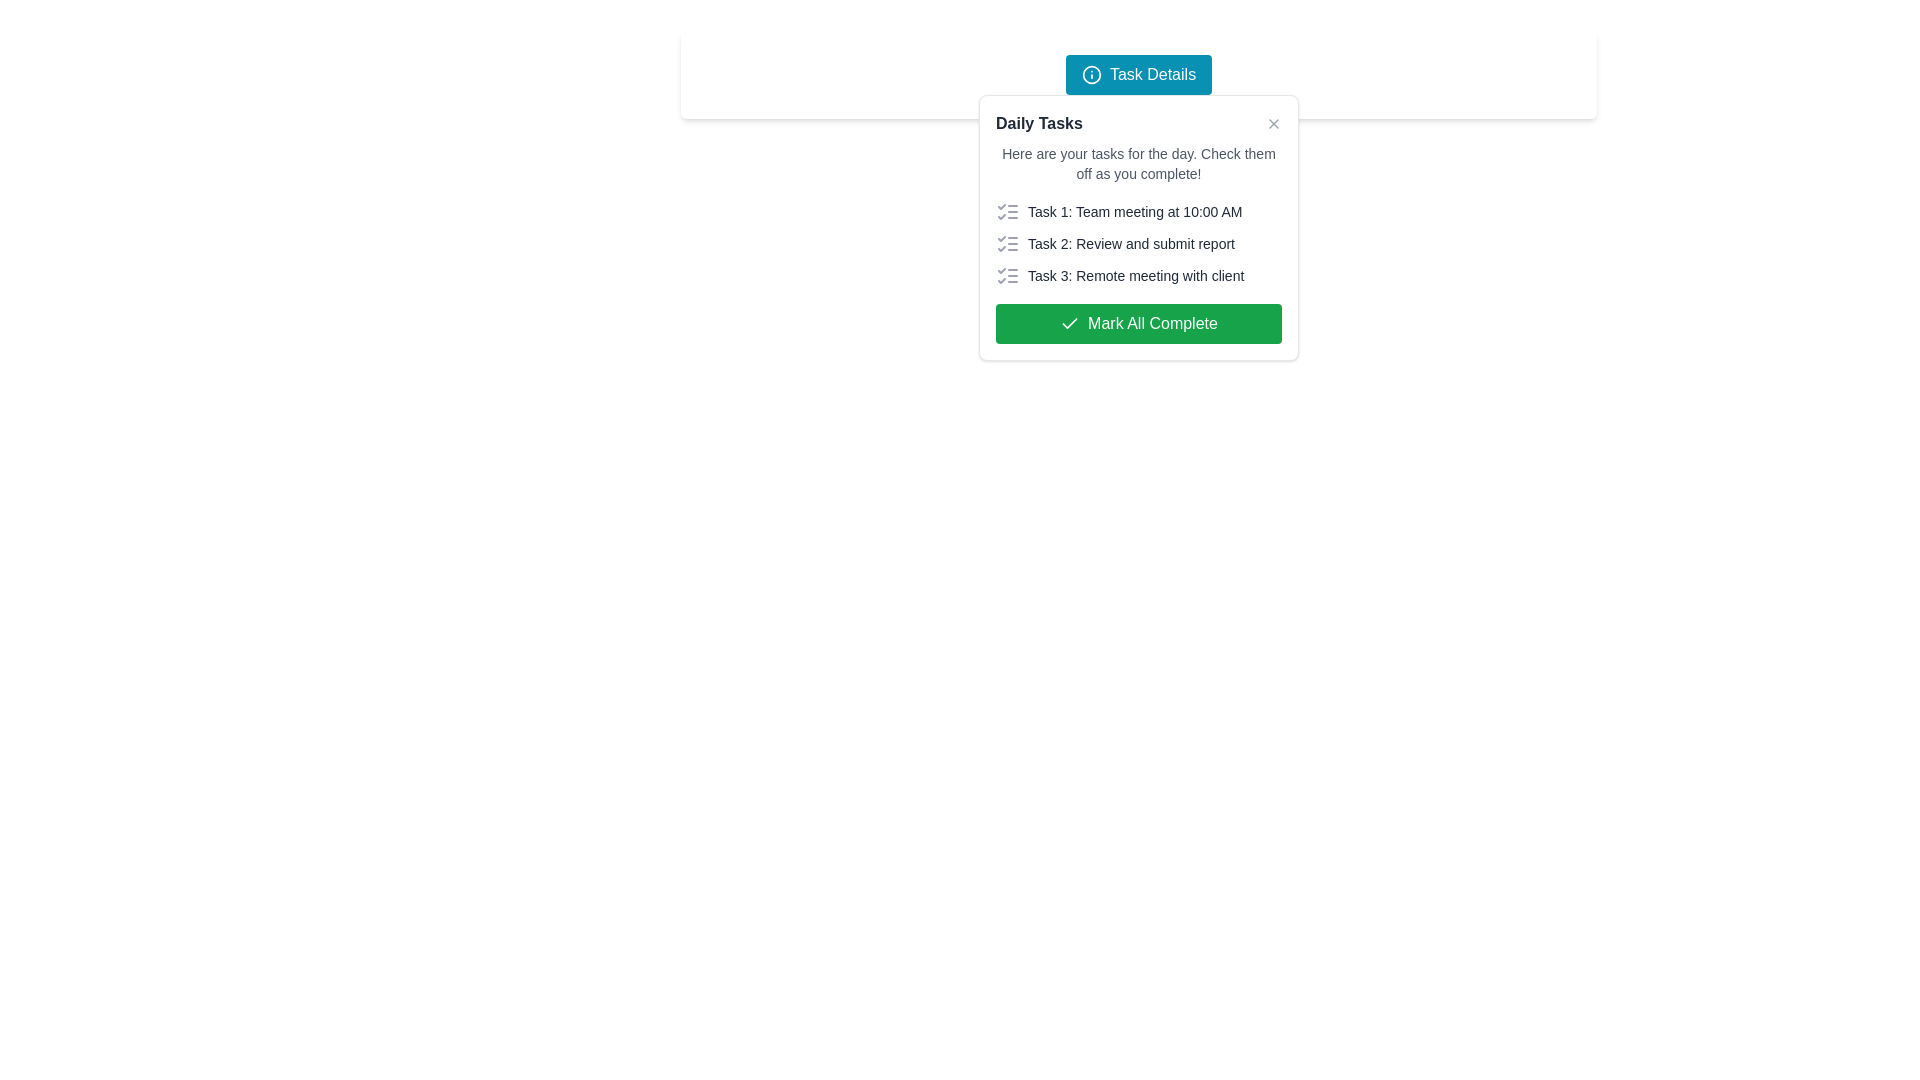  Describe the element at coordinates (1138, 212) in the screenshot. I see `the first task entry in the task management interface that reads 'Task 1: Team meeting at 10:00 AM' with a checklist icon` at that location.